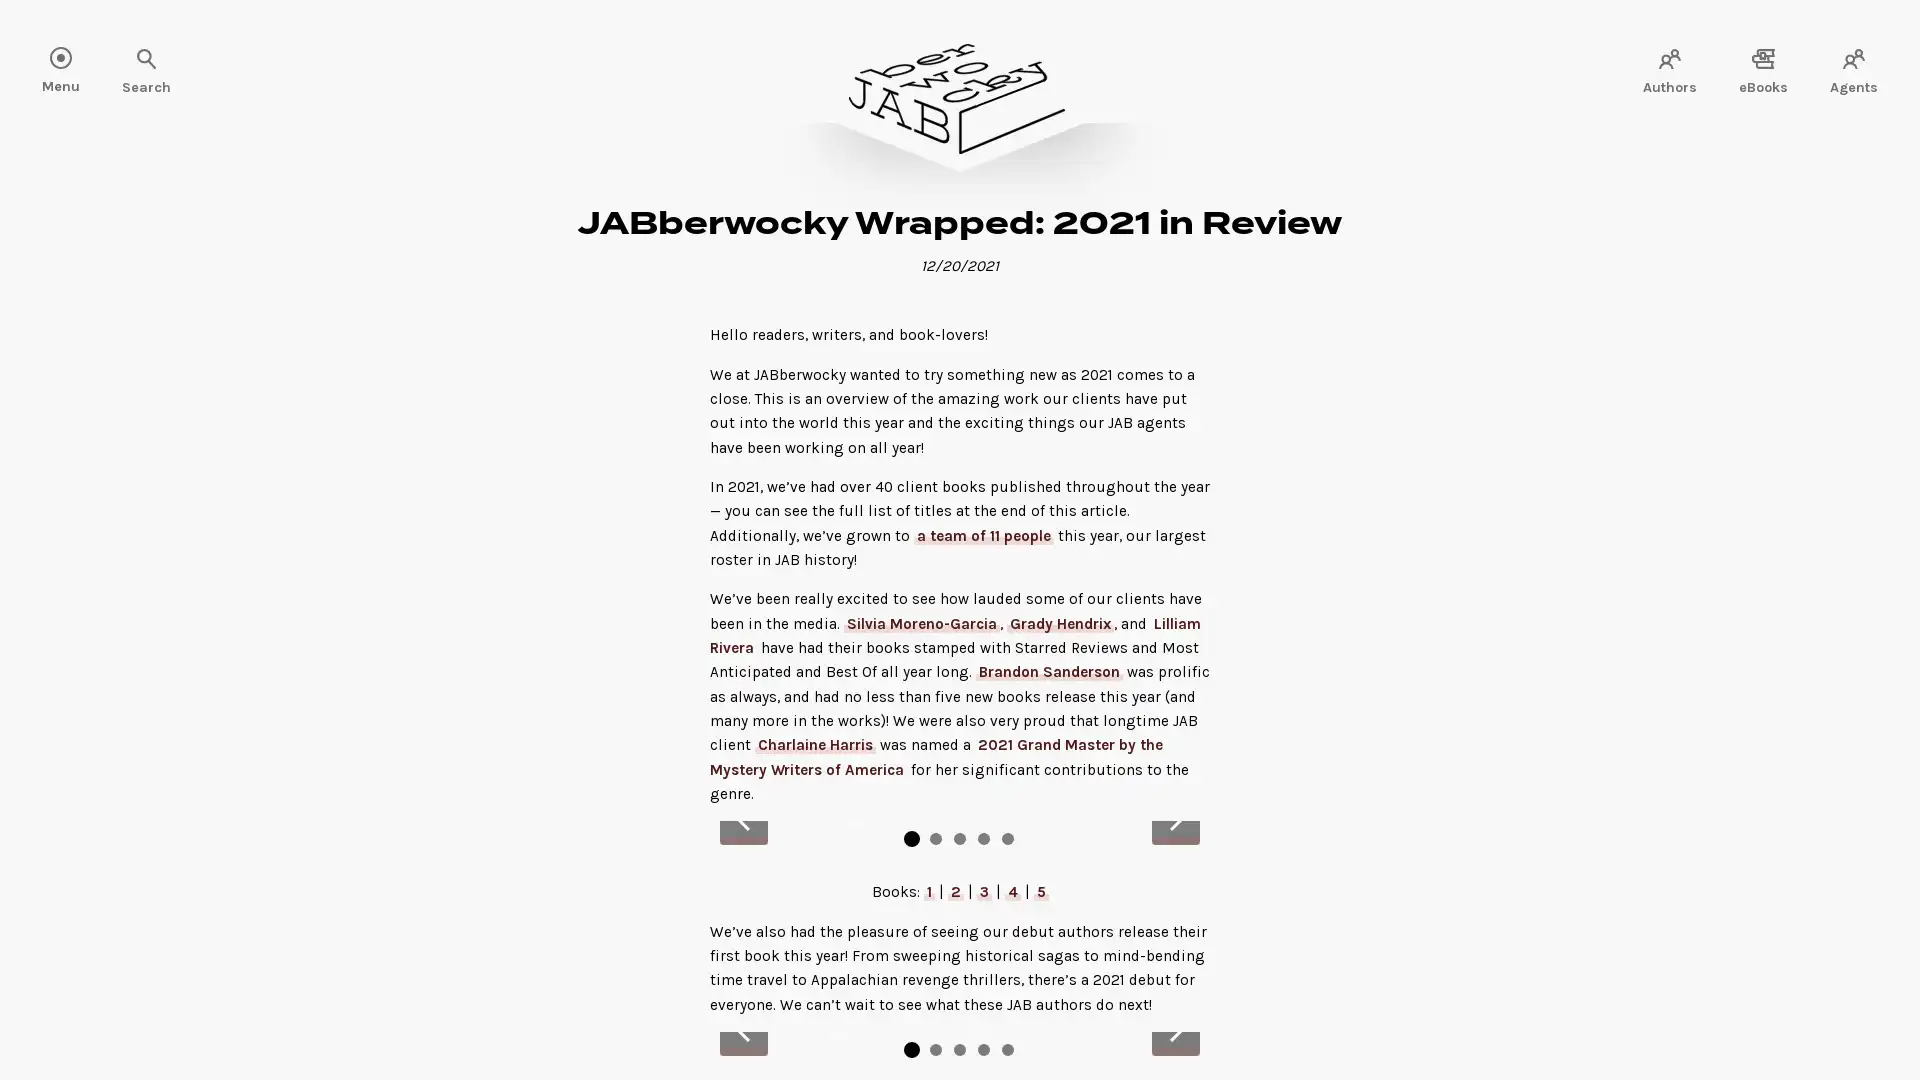 The image size is (1920, 1080). What do you see at coordinates (960, 839) in the screenshot?
I see `Go to slide 3` at bounding box center [960, 839].